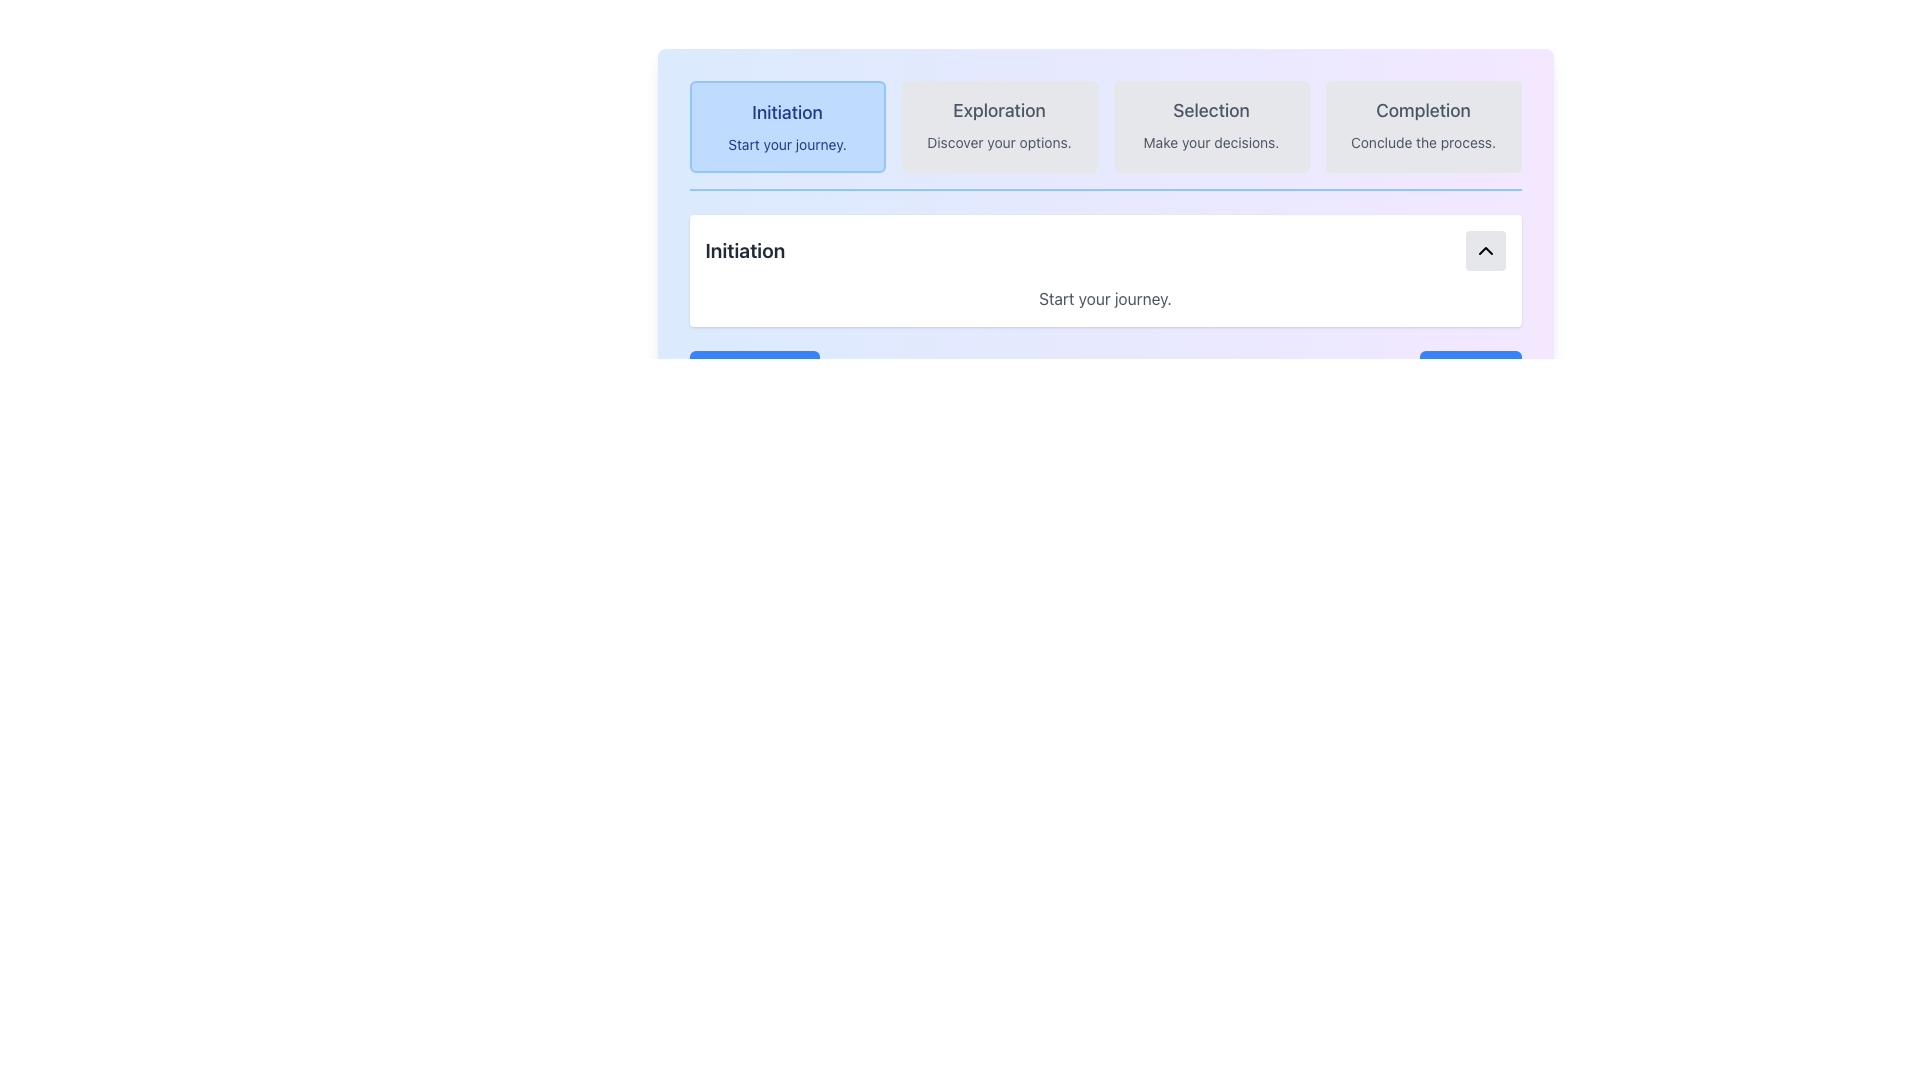 The image size is (1920, 1080). Describe the element at coordinates (1104, 270) in the screenshot. I see `the section describing the first step in the process, located directly below the 'Initiation Start your journey.' card` at that location.